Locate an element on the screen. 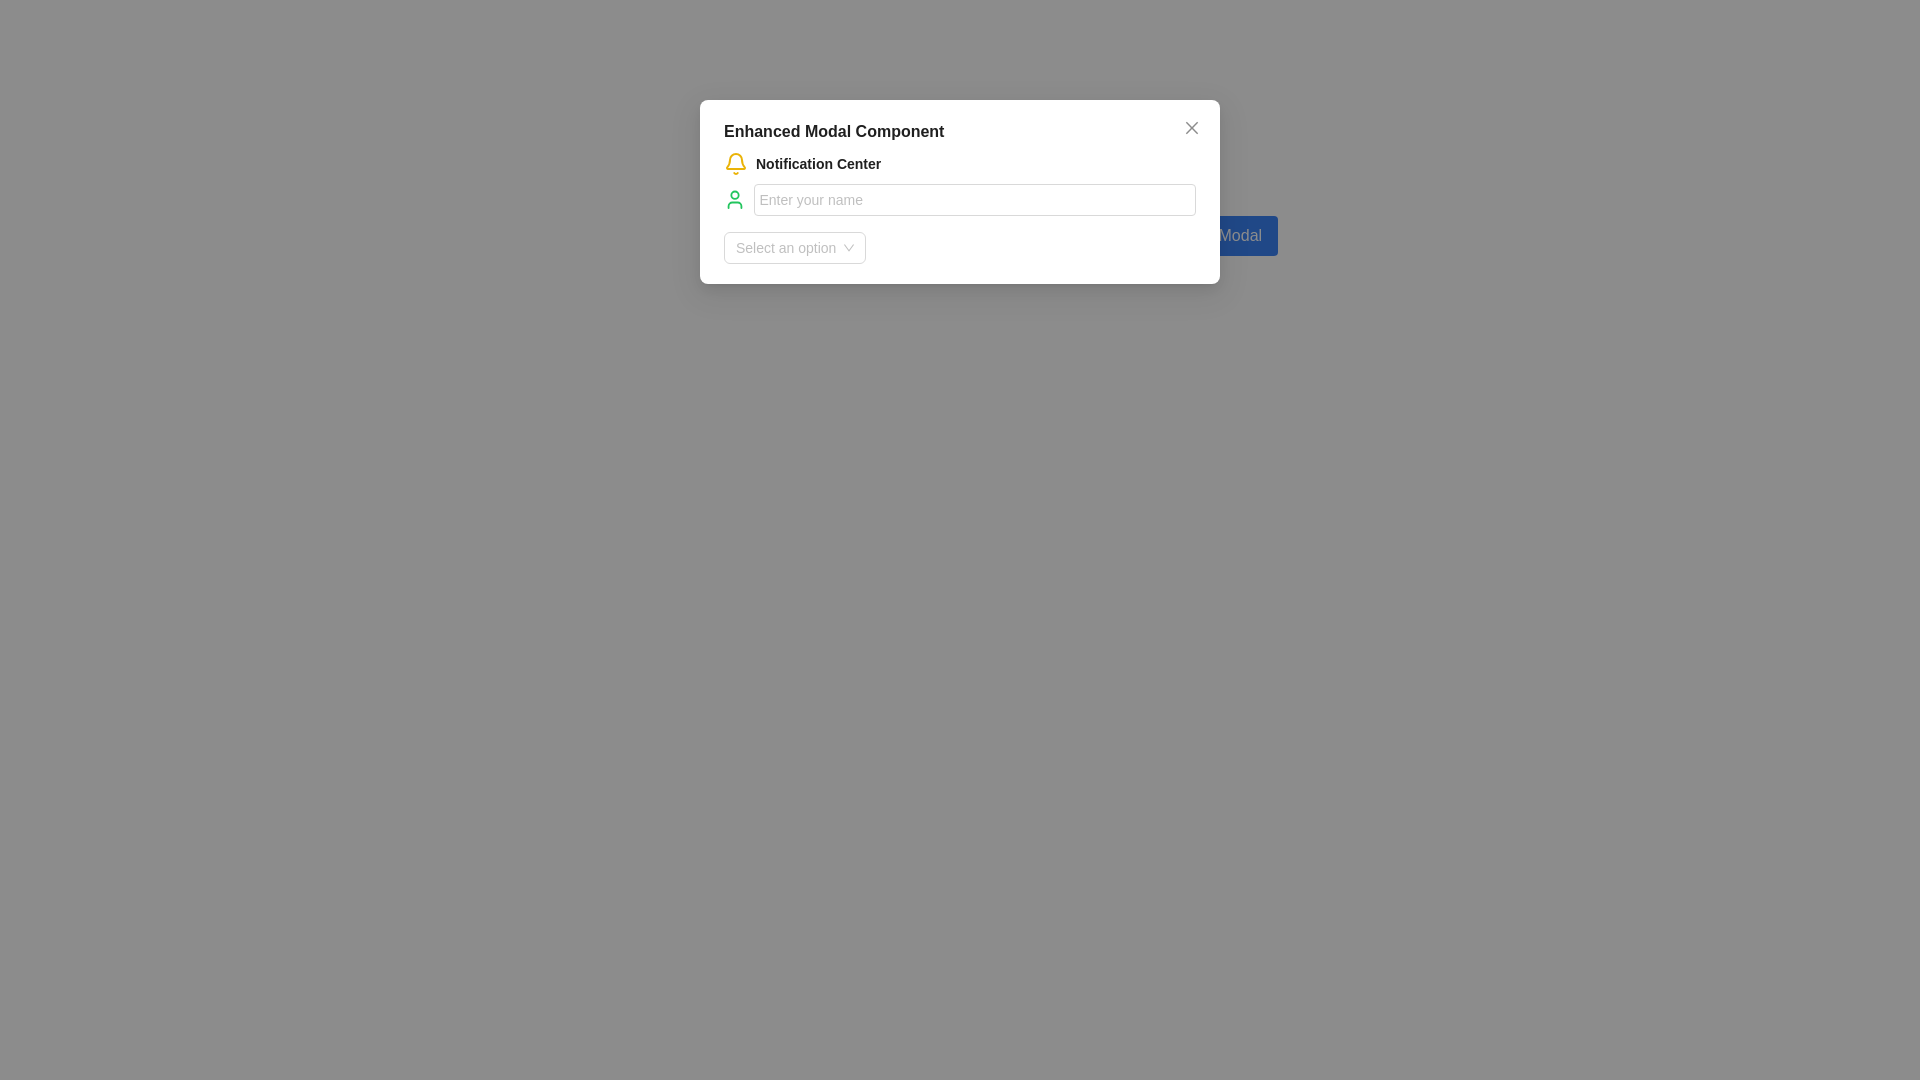  the button located near the right edge of the modal dialog box is located at coordinates (1213, 234).